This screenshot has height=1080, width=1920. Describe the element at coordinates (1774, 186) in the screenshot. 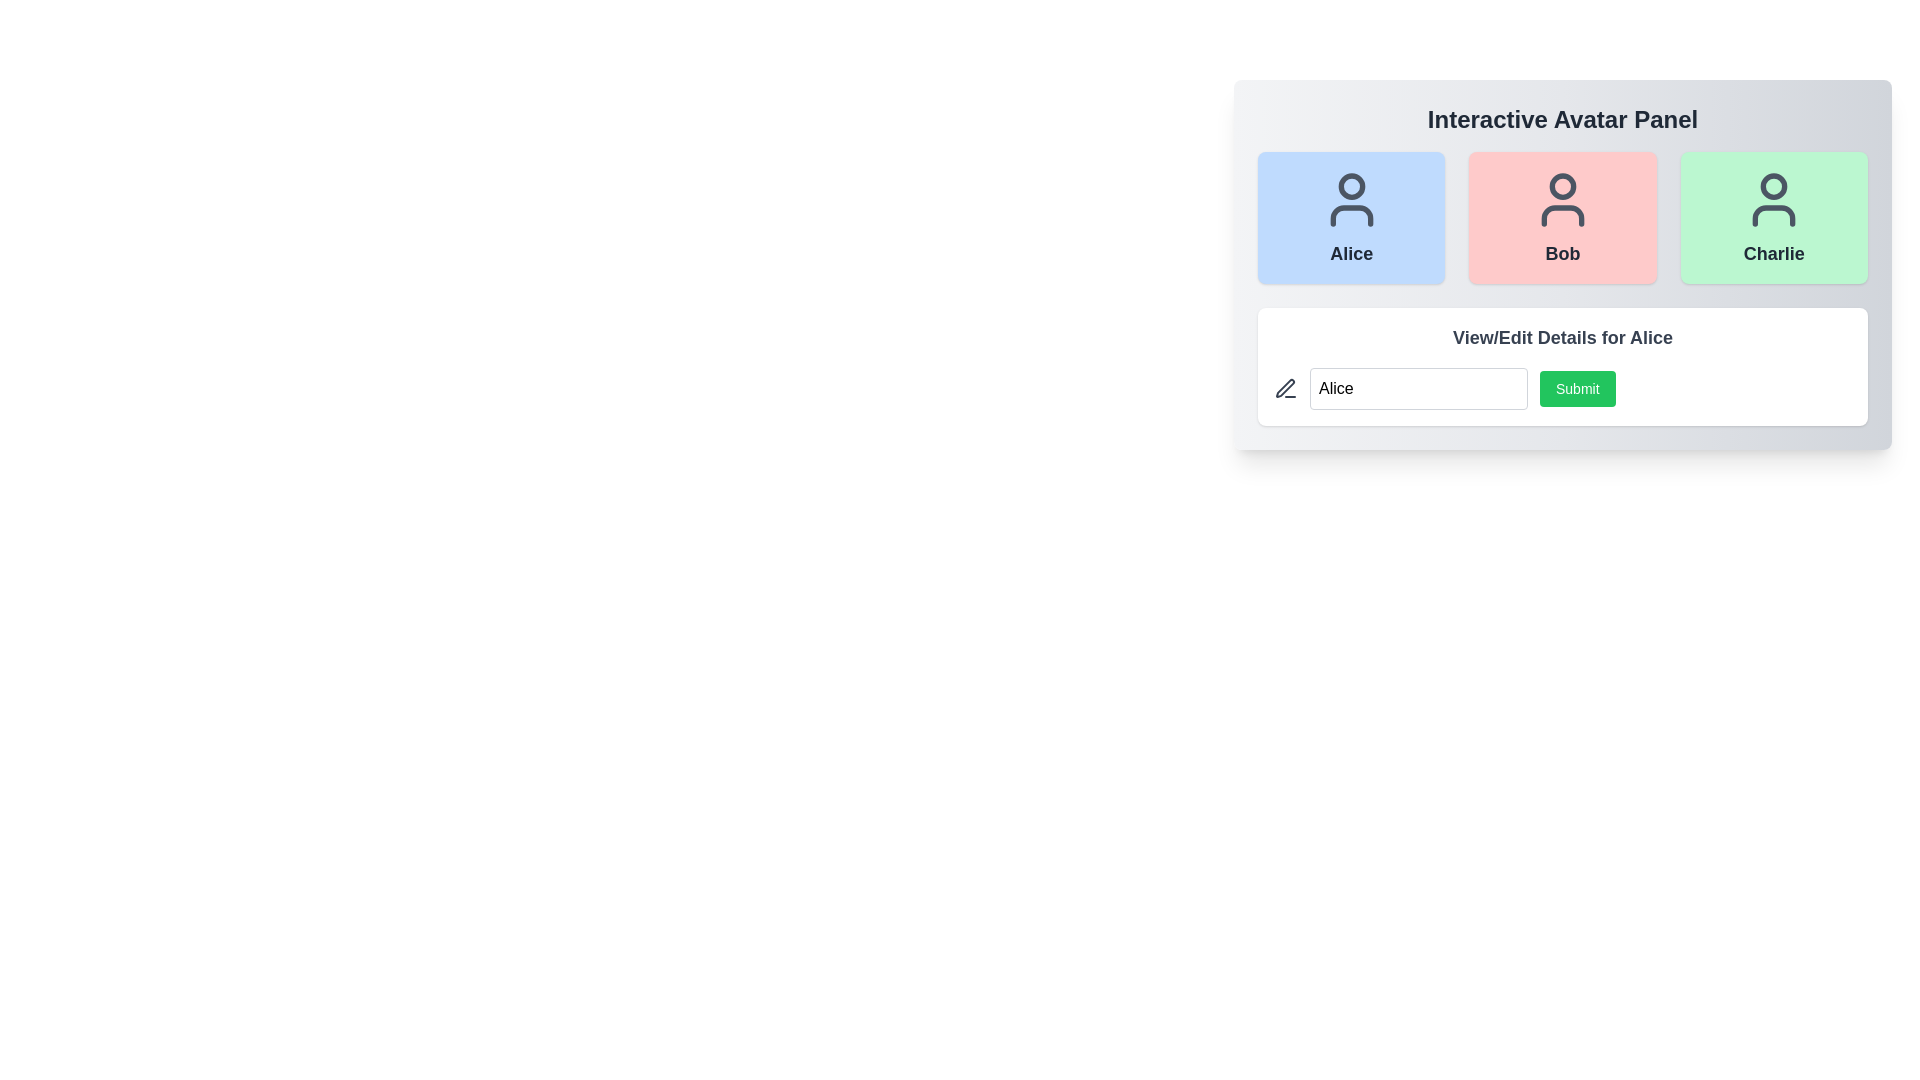

I see `circular SVG graphic component that represents the head or profile within the green 'Charlie' avatar card, located at the upper-central area of the card` at that location.